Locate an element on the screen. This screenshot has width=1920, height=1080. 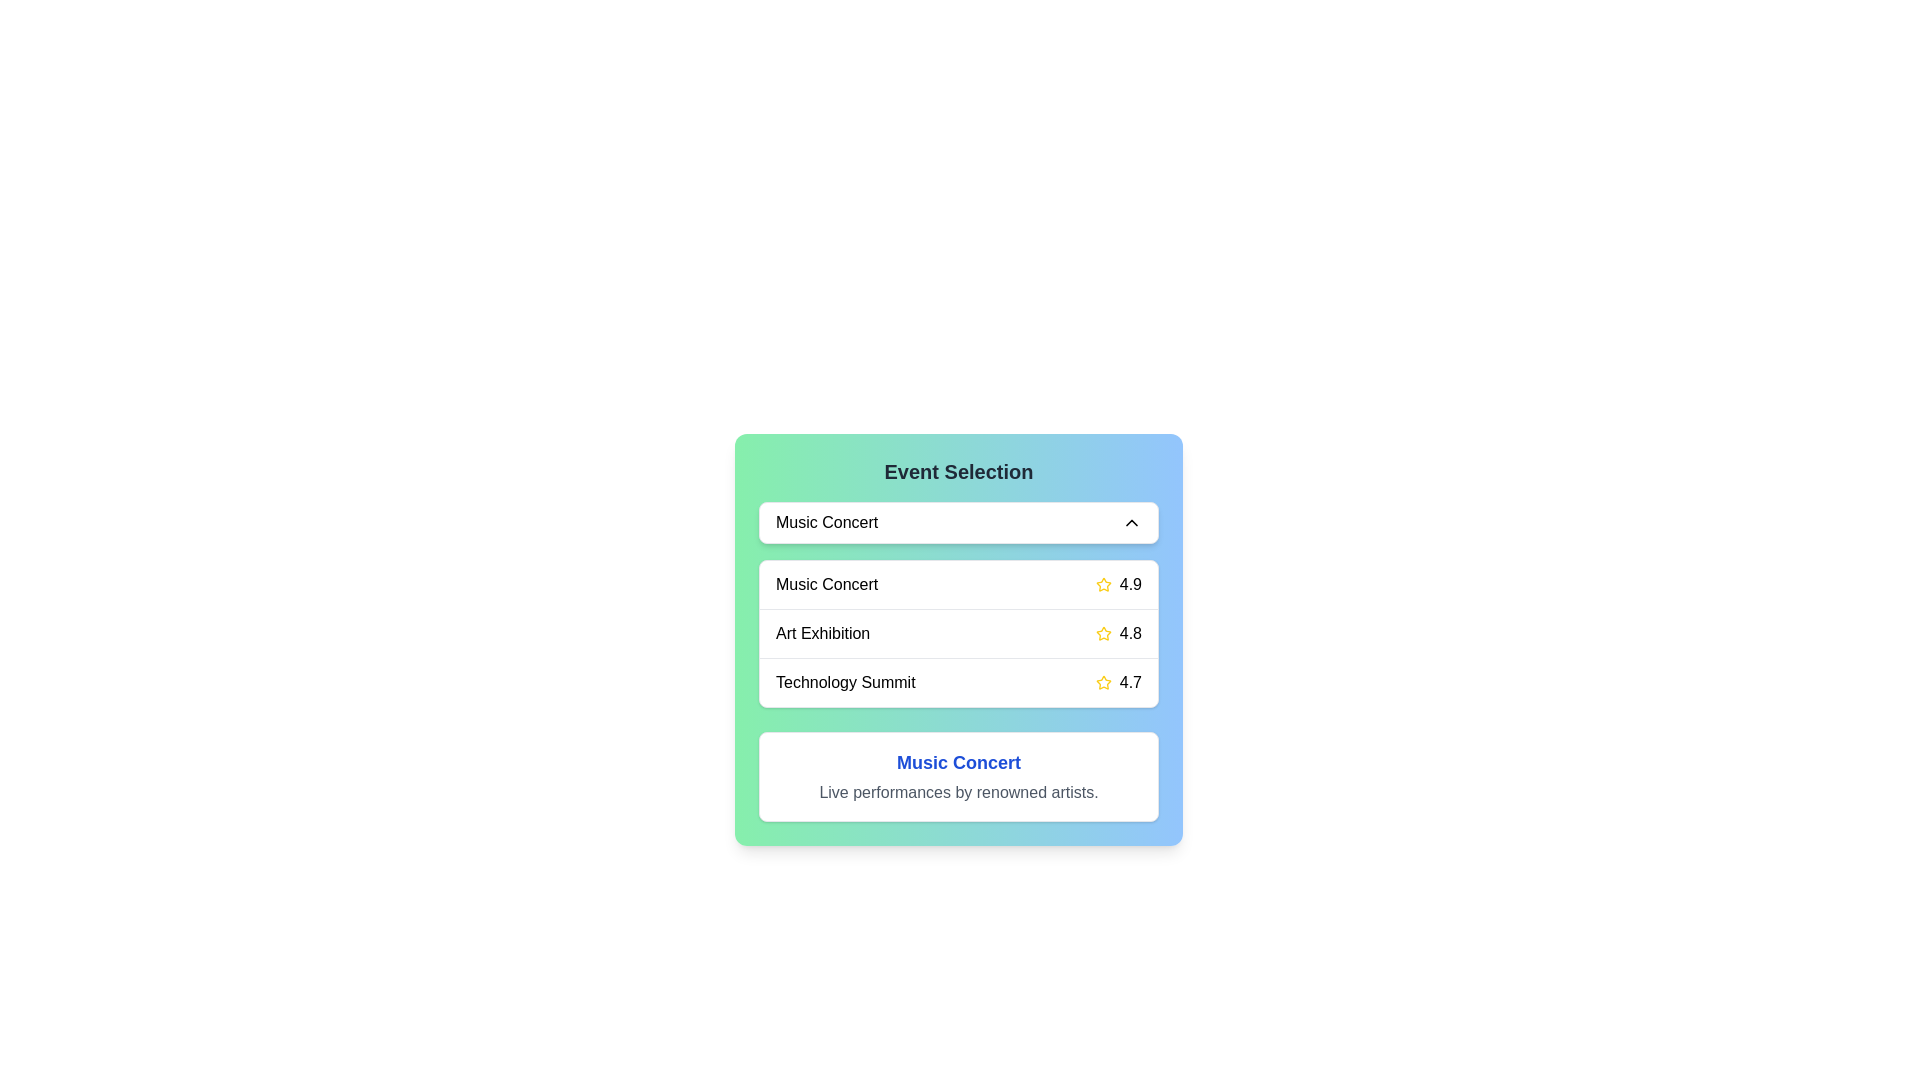
the yellow star icon indicating a rating of '4.7', located in the third row under 'Event Selection' is located at coordinates (1102, 681).